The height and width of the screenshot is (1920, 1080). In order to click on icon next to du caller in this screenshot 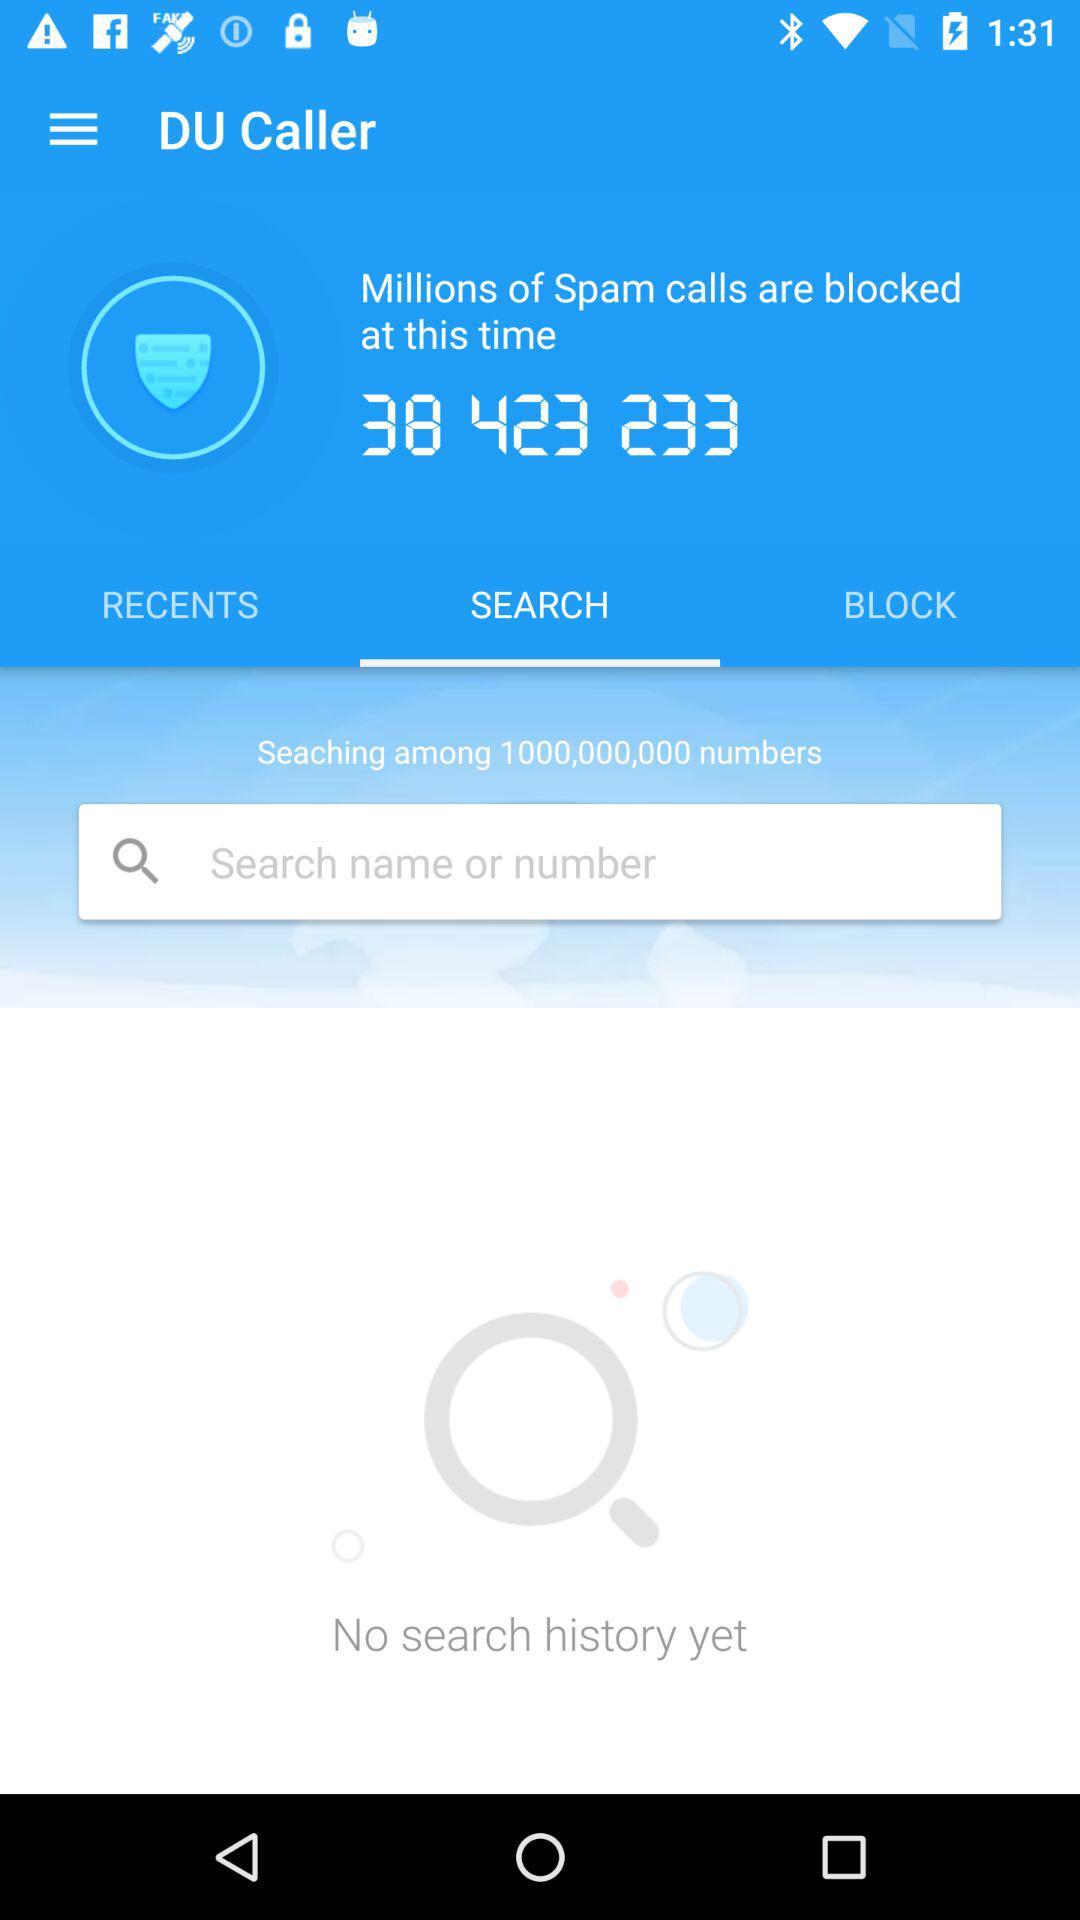, I will do `click(72, 127)`.